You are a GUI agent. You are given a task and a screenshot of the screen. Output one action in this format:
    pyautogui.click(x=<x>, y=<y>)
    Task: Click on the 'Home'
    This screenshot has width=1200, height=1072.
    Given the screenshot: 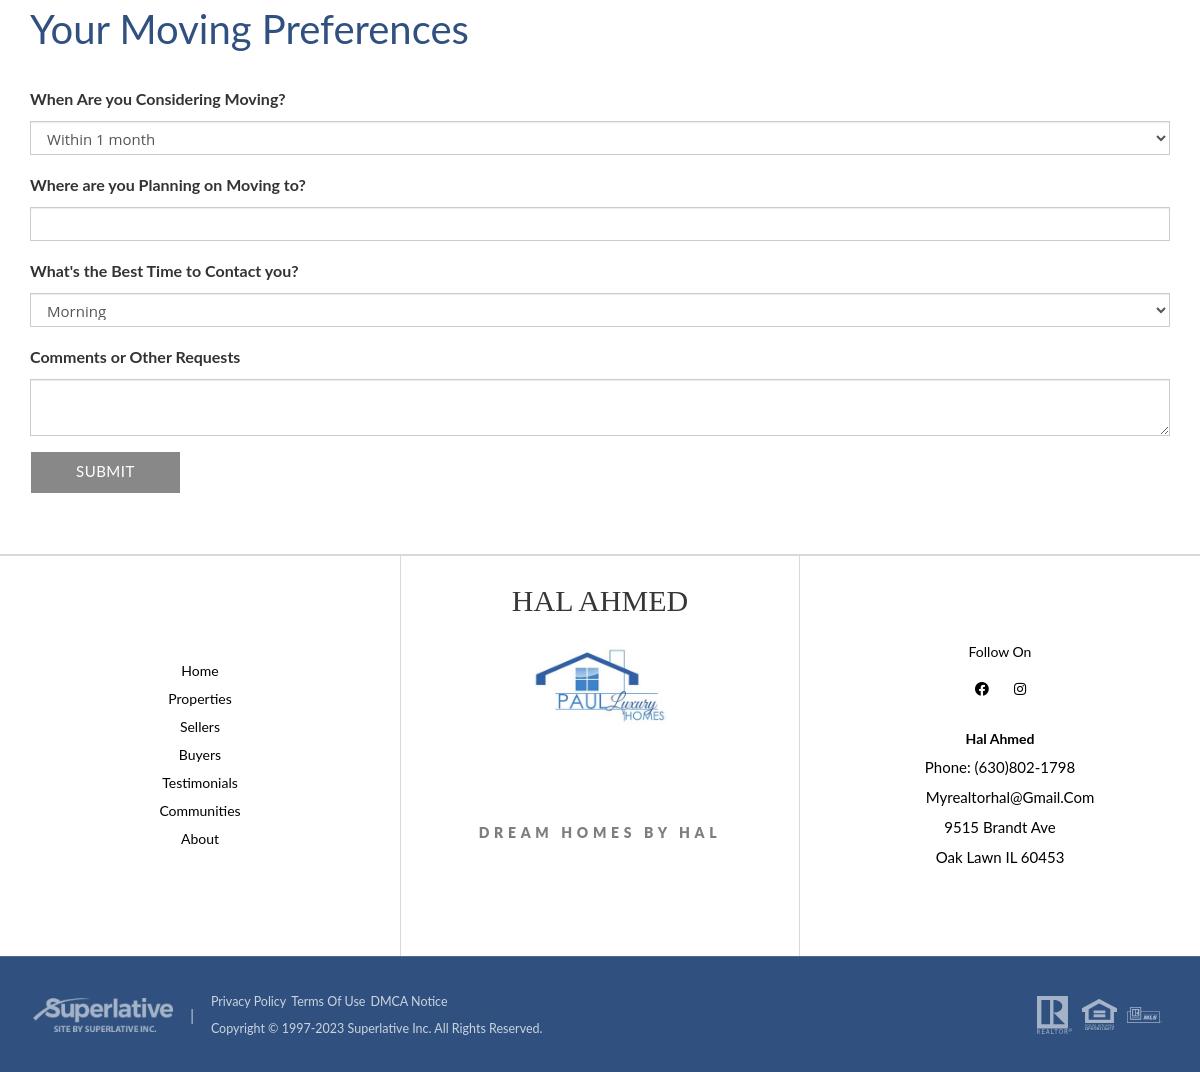 What is the action you would take?
    pyautogui.click(x=198, y=671)
    